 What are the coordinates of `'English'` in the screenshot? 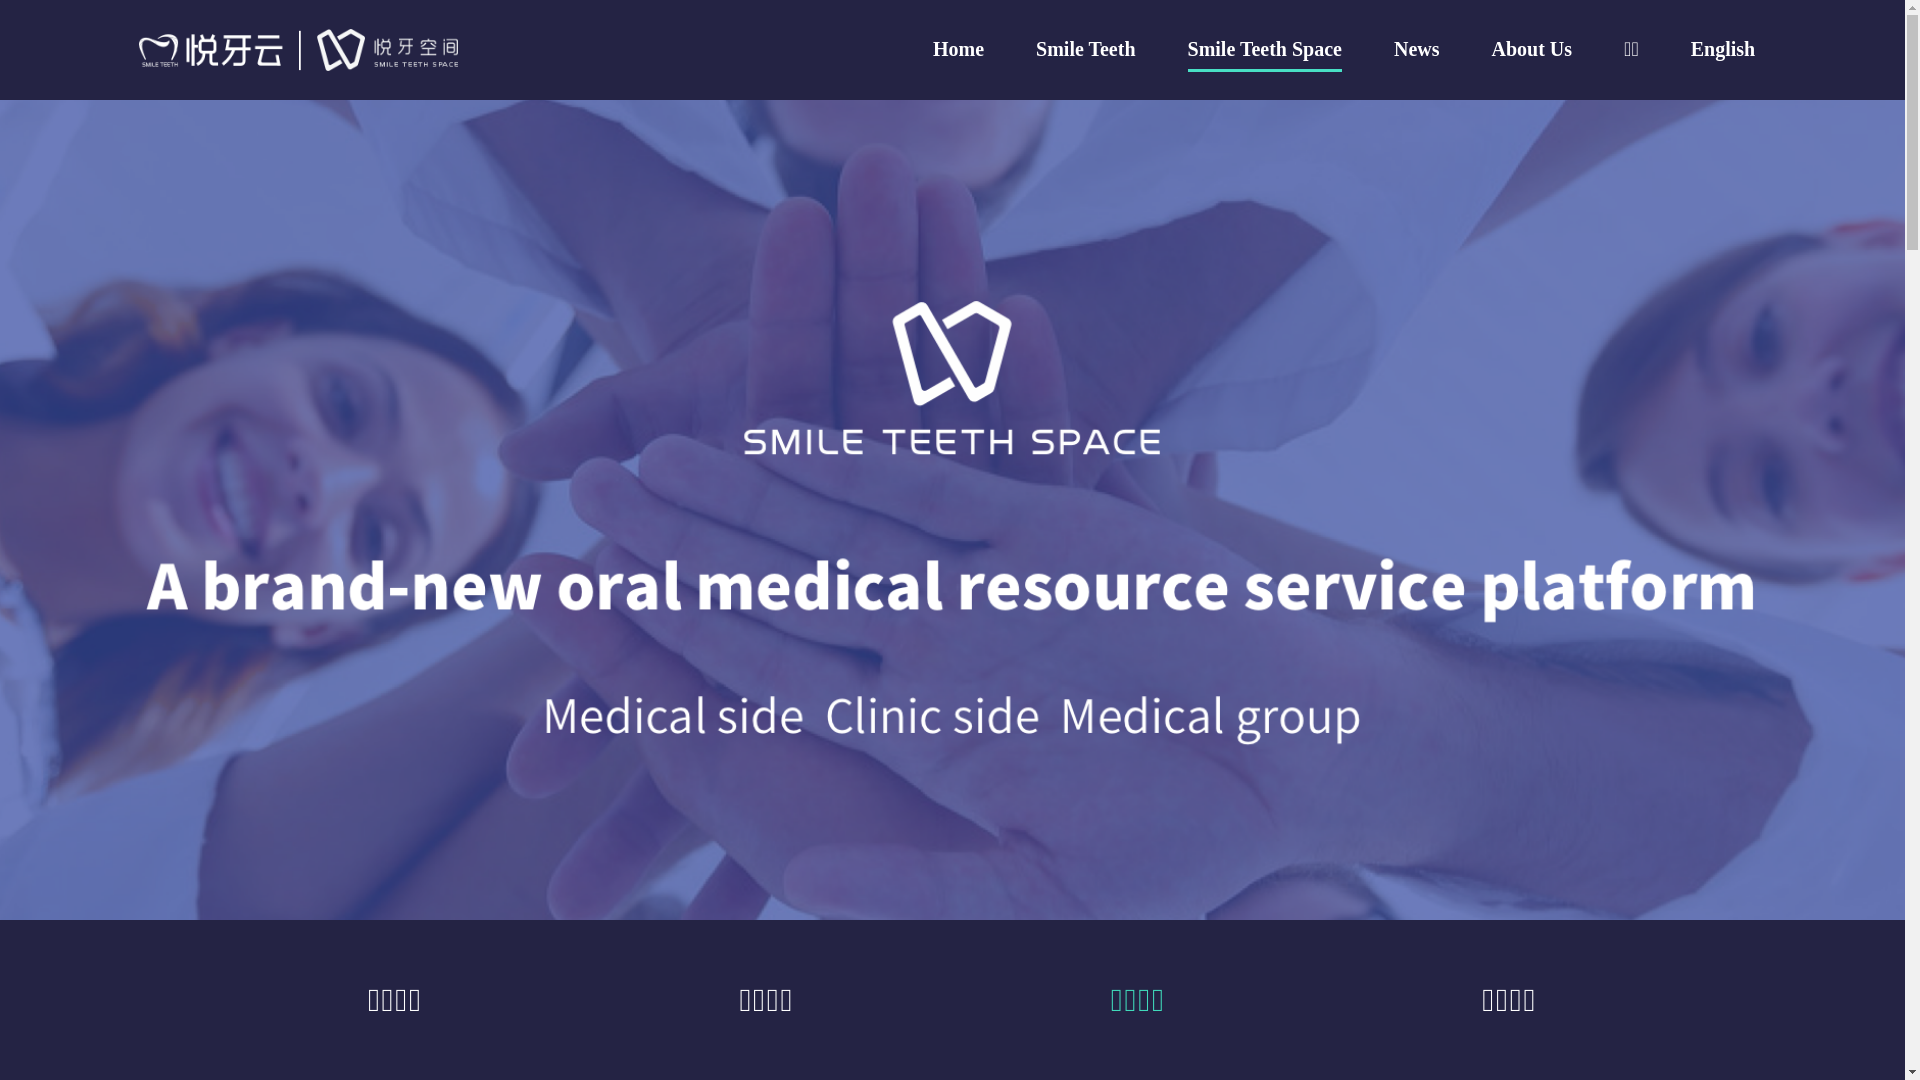 It's located at (1722, 48).